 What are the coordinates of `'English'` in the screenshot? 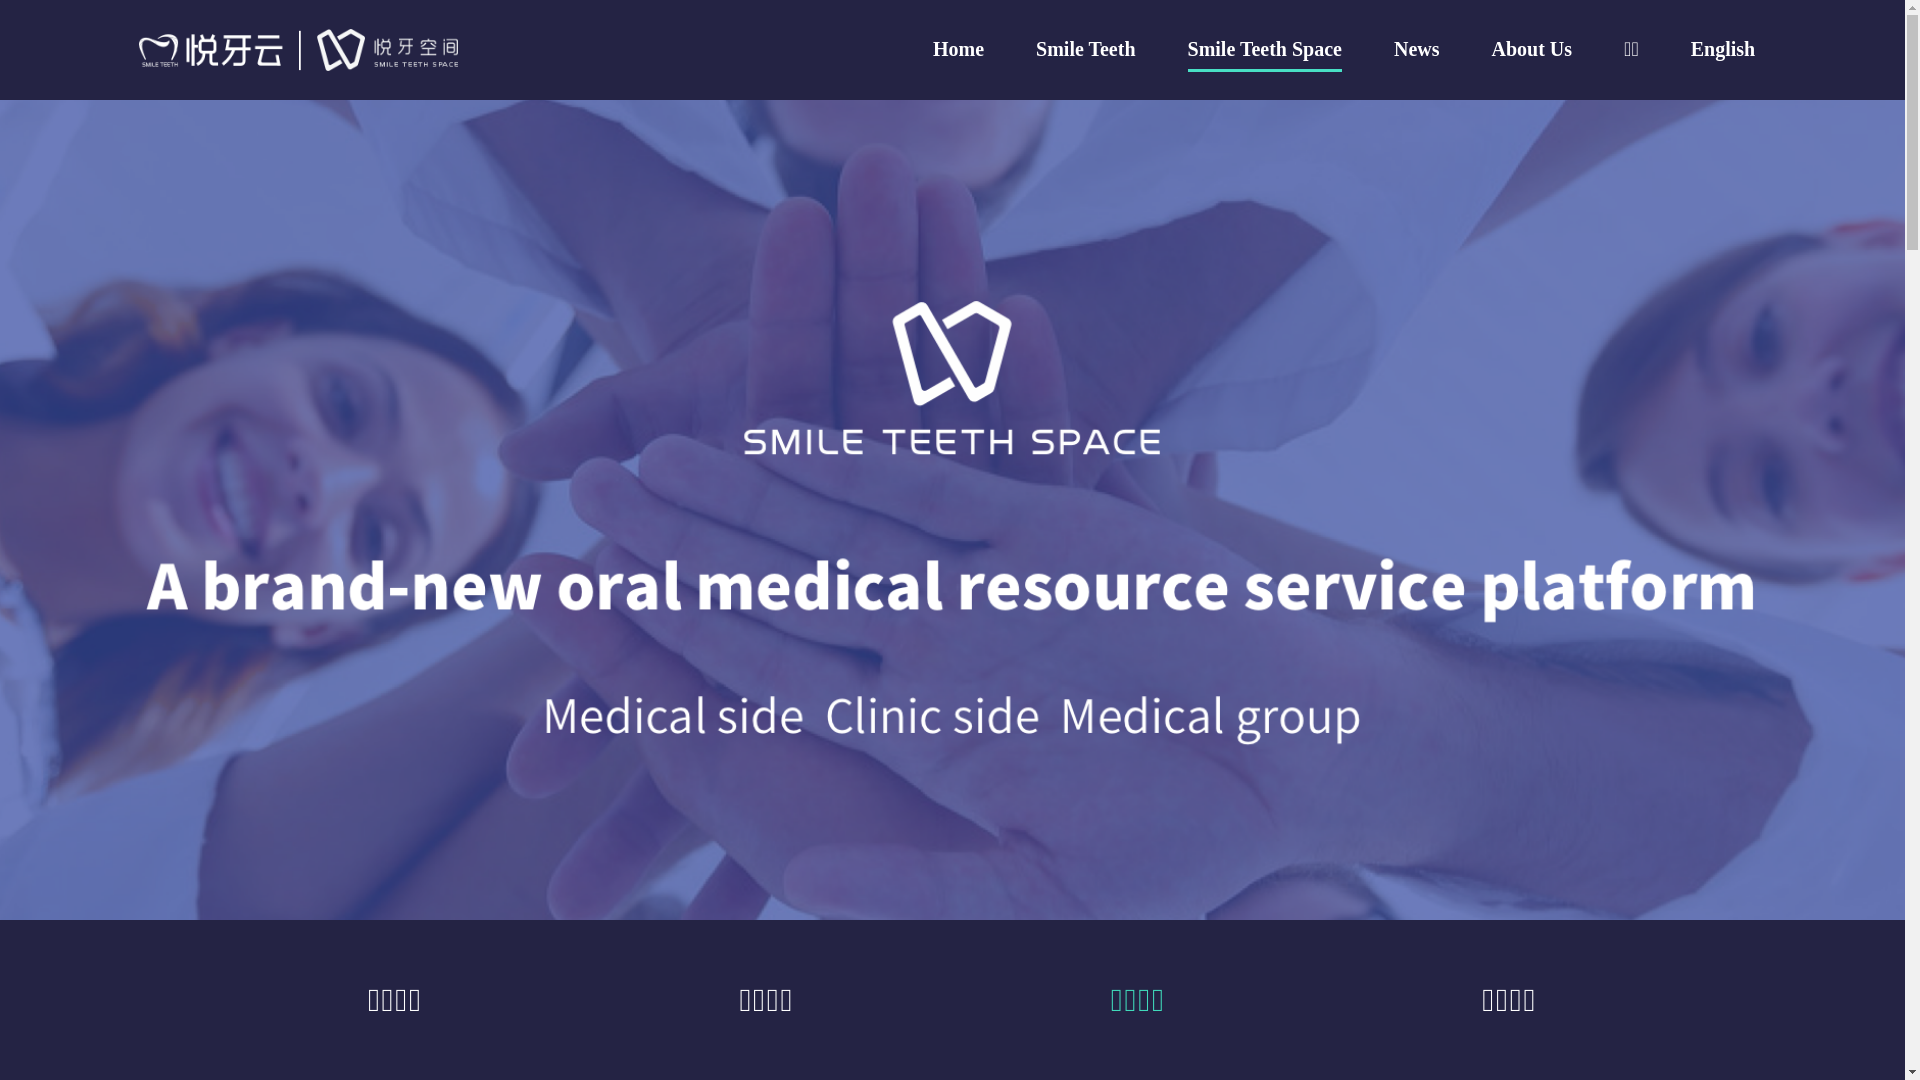 It's located at (1722, 48).